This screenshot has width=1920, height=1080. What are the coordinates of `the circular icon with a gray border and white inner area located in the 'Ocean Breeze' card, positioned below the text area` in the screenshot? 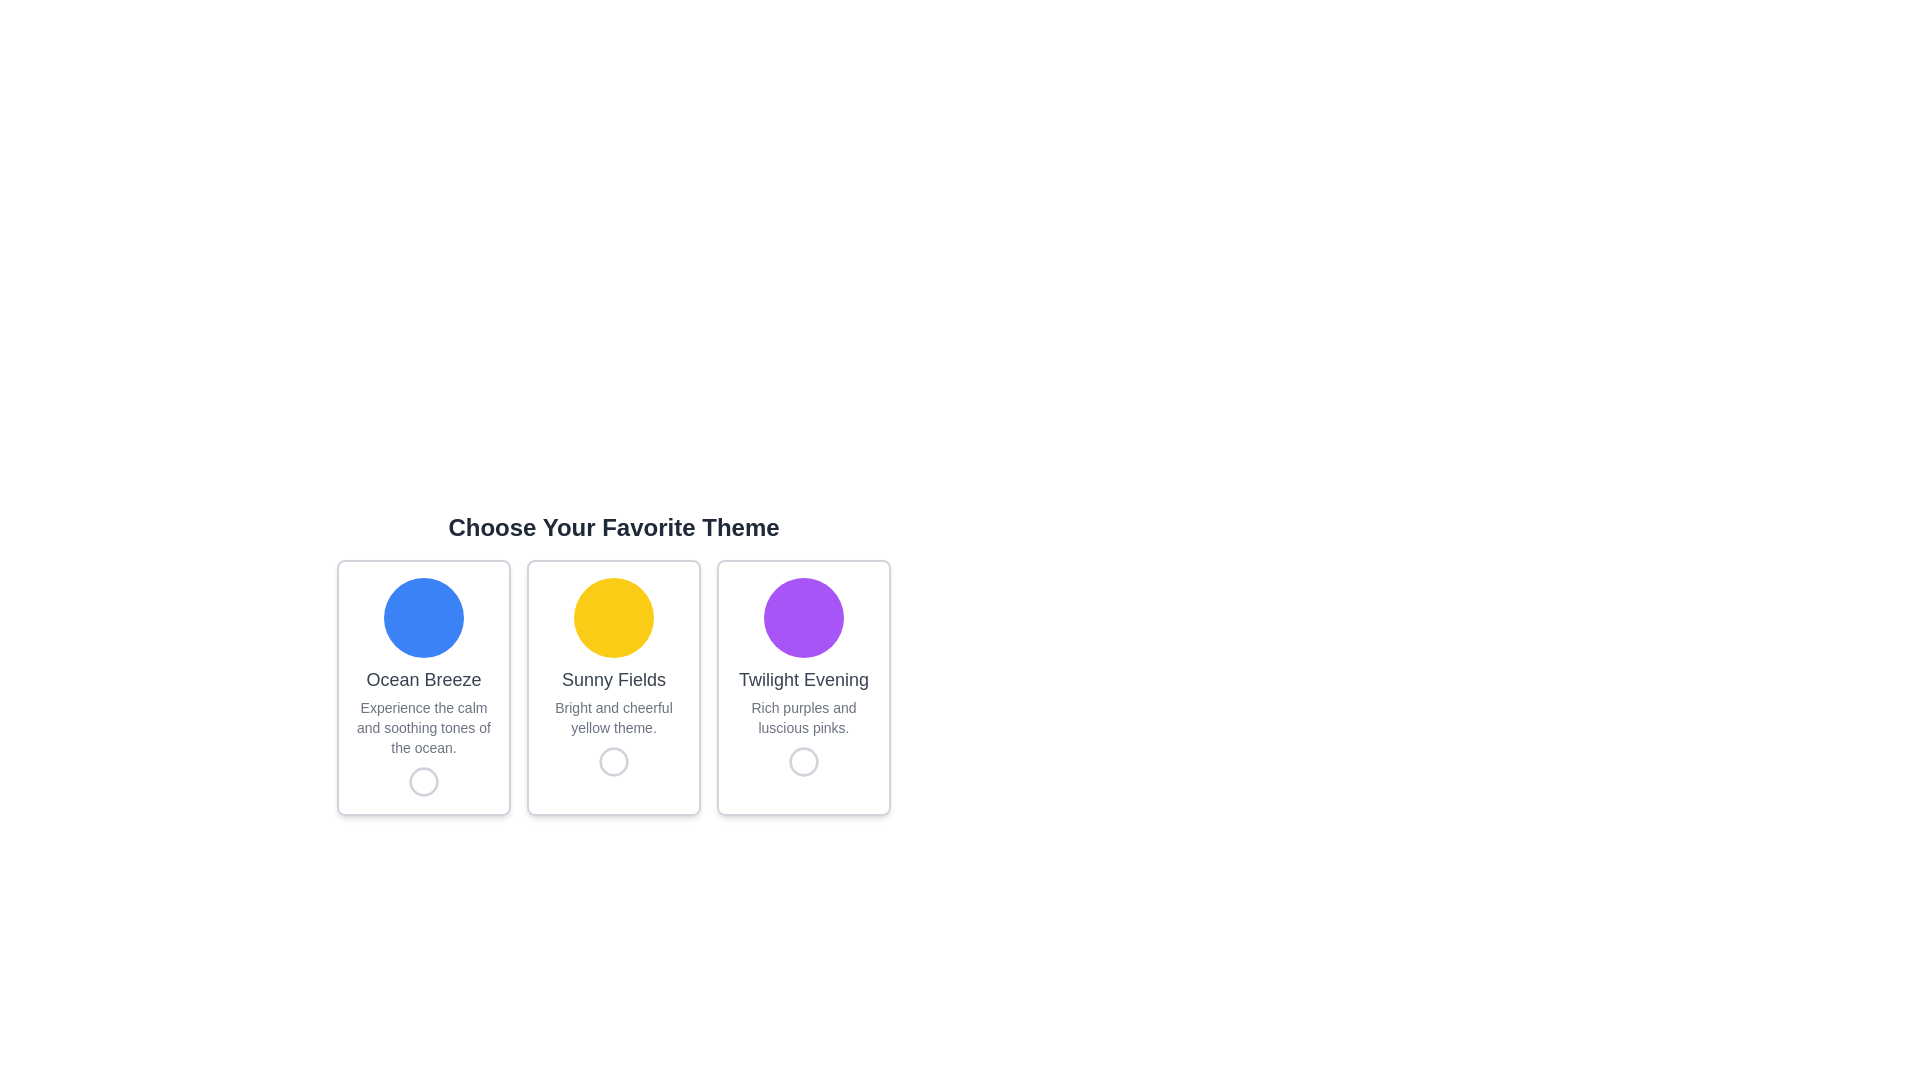 It's located at (422, 781).